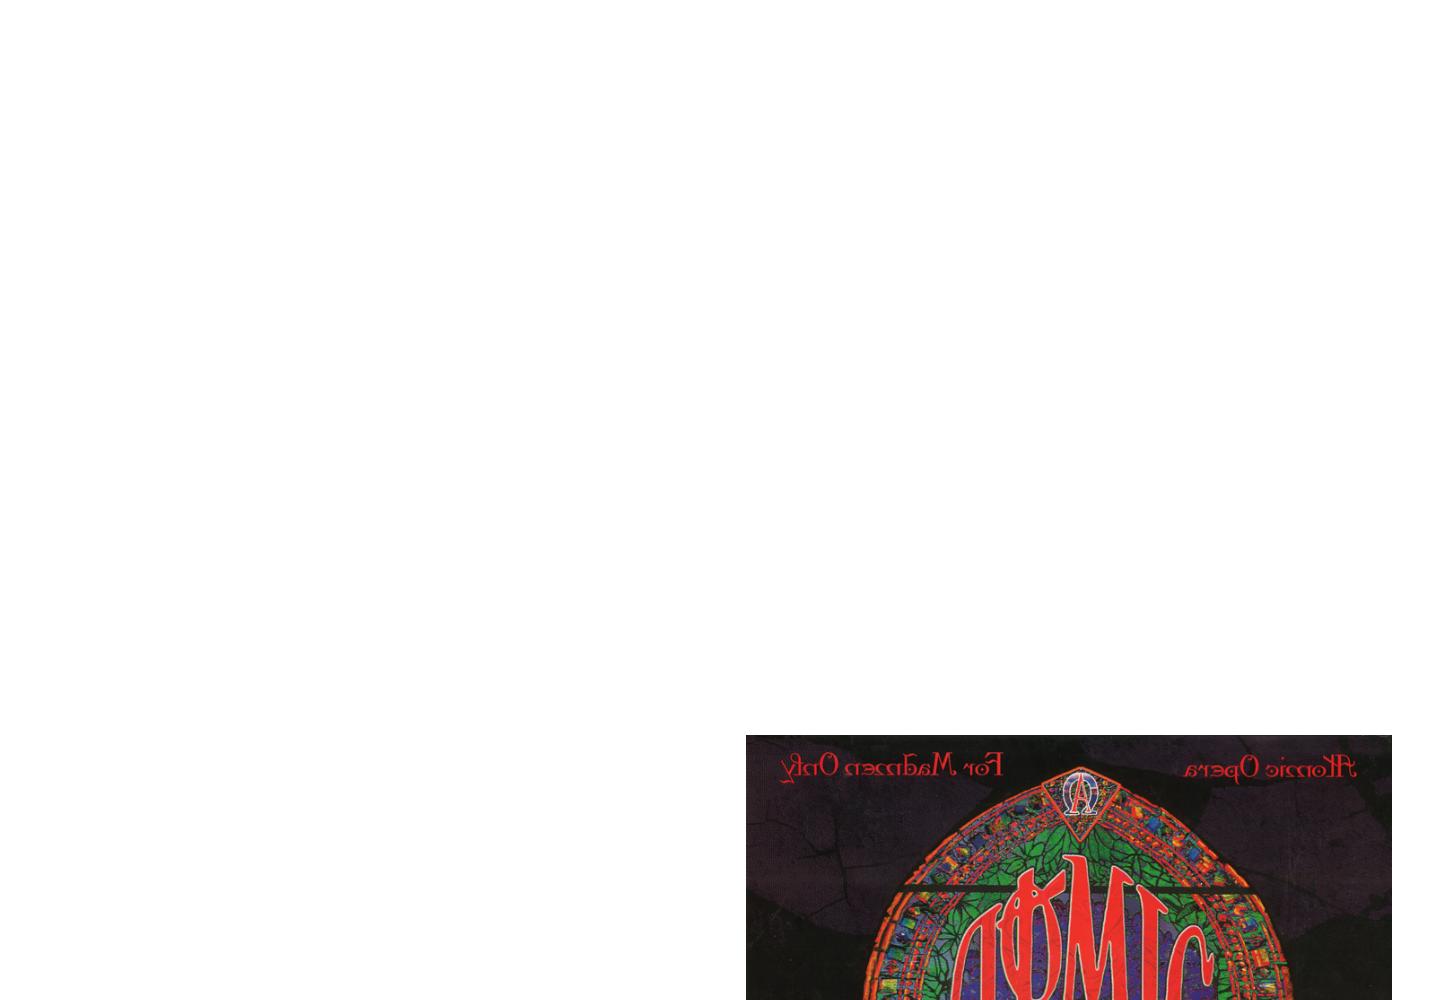  What do you see at coordinates (58, 630) in the screenshot?
I see `'Atomic Opera — For Madmen Only'` at bounding box center [58, 630].